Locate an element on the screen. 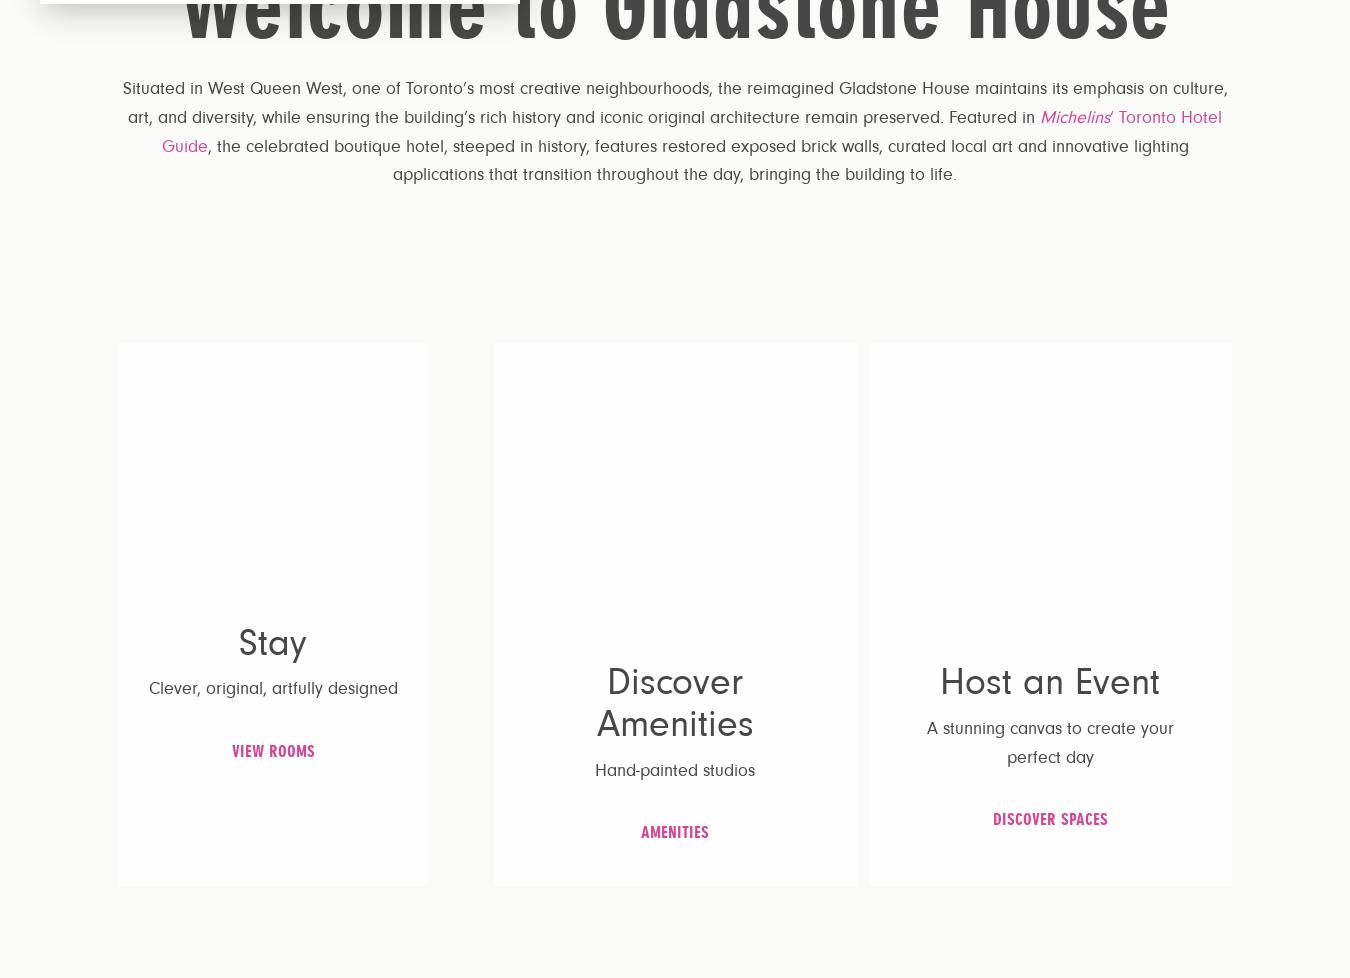 The image size is (1350, 978). 'A stunning canvas to create your perfect day' is located at coordinates (1049, 741).